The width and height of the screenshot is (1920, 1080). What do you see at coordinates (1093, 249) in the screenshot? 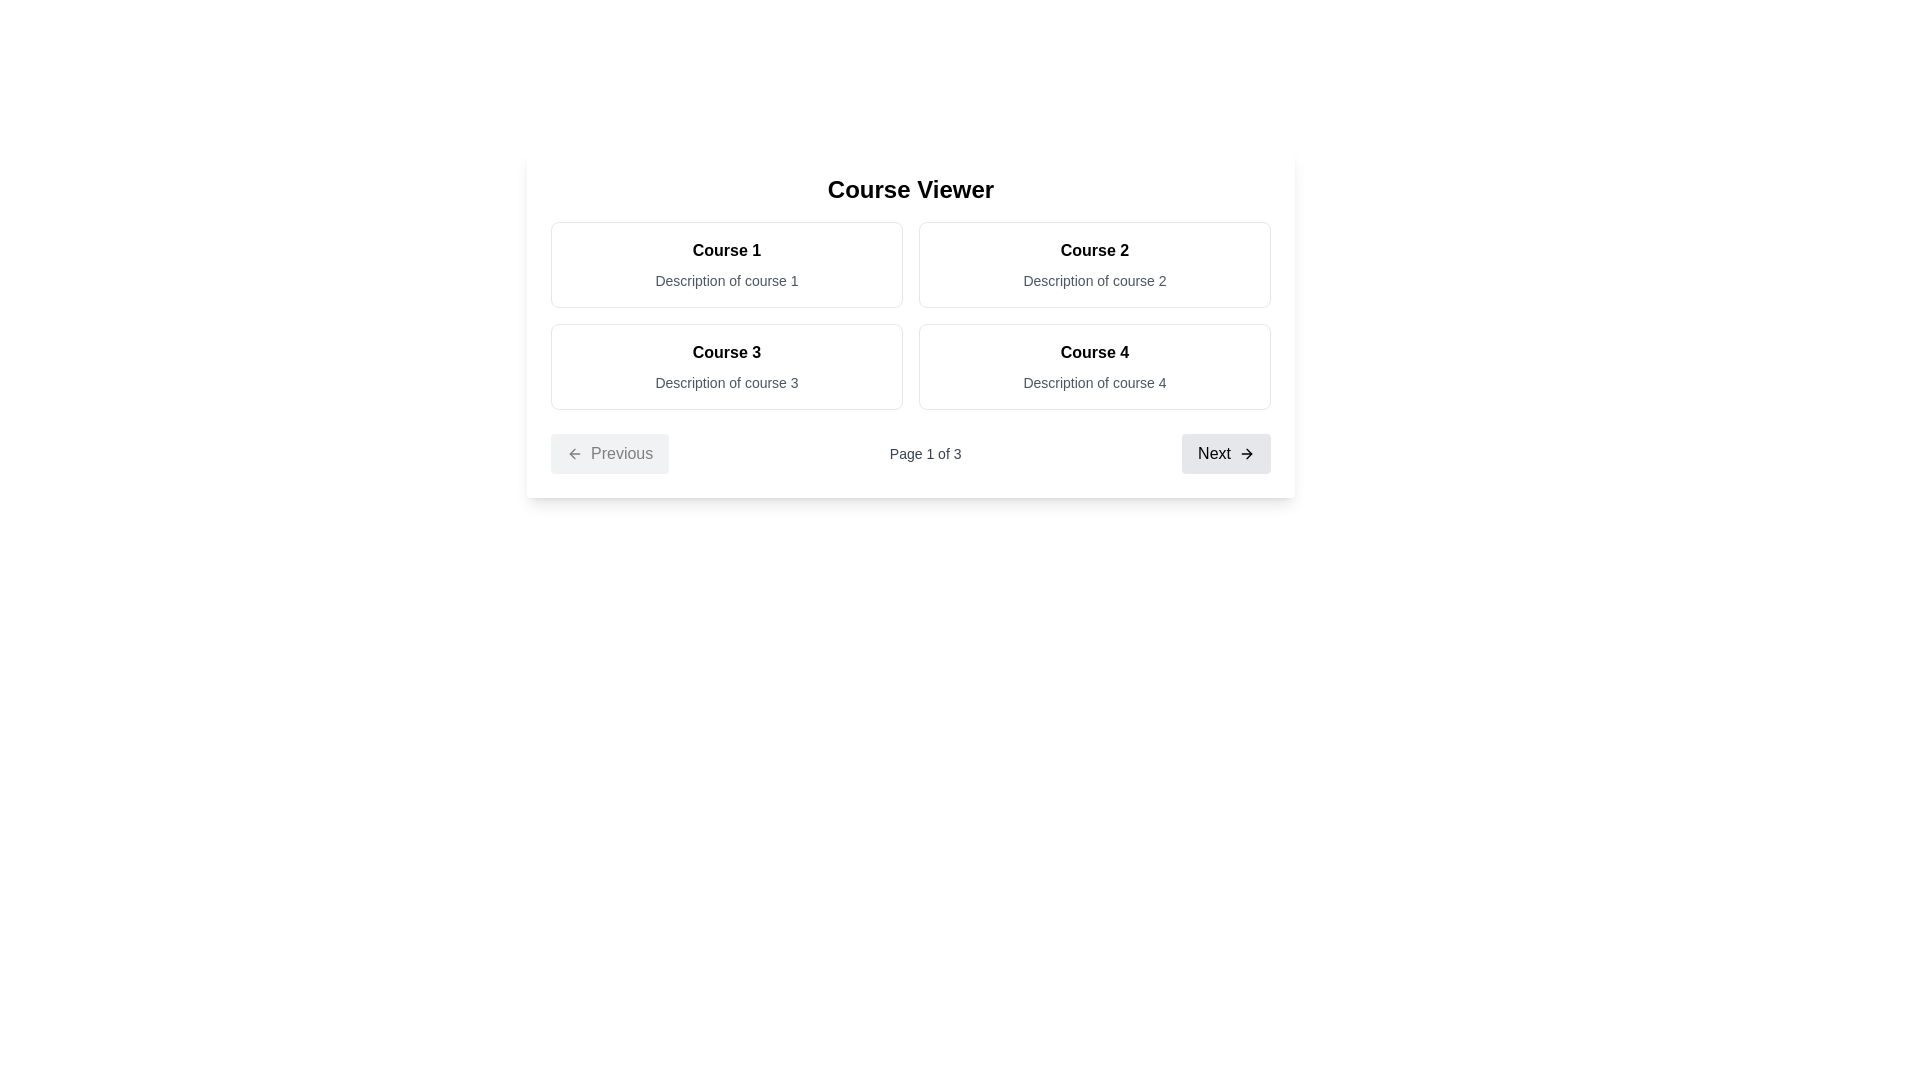
I see `the bold text label reading 'Course 2', which is styled with a larger font and is located in the top-right section of the grid layout, positioned above the text 'Description of course 2'` at bounding box center [1093, 249].